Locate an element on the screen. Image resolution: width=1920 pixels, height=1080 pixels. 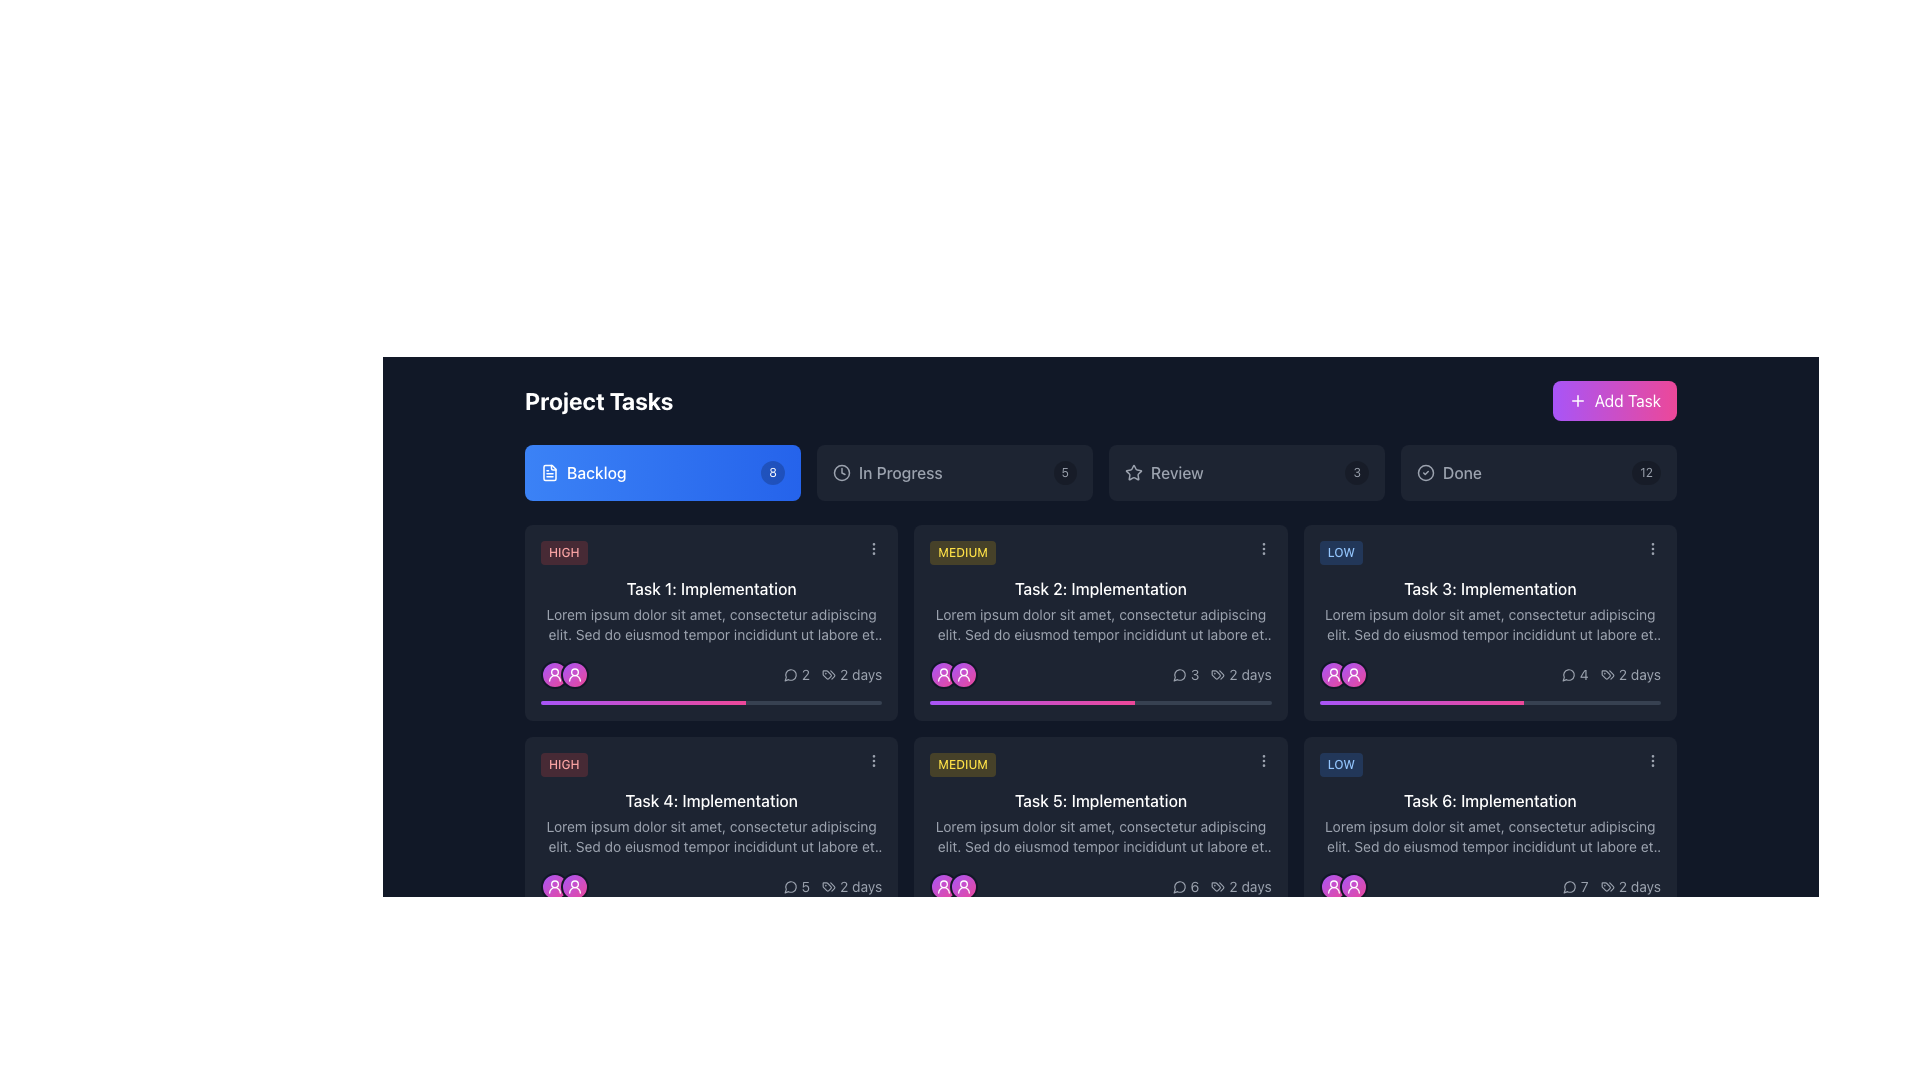
the Avatar icon, which is a circular icon with a gradient background transitioning from purple to pink, a white border, and a white user silhouette icon in the center is located at coordinates (555, 675).